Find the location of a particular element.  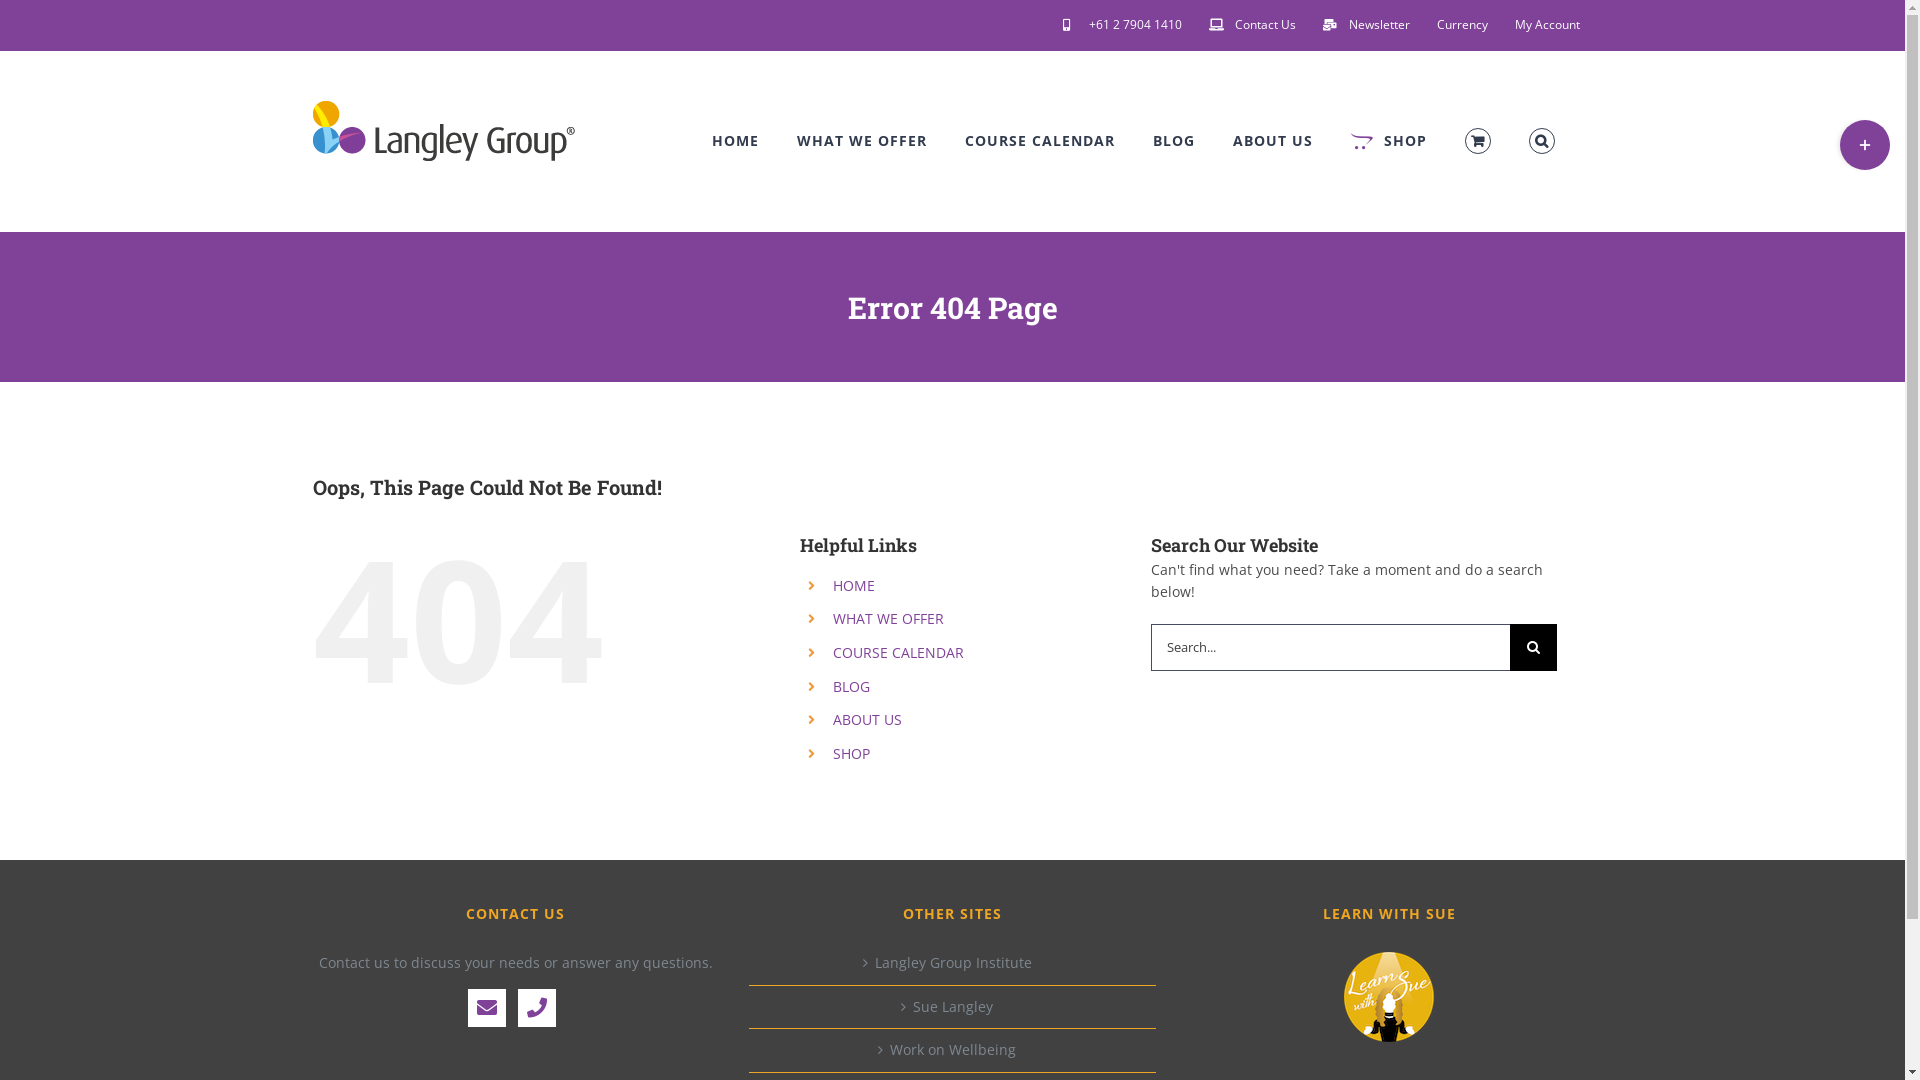

'Currency' is located at coordinates (1462, 24).